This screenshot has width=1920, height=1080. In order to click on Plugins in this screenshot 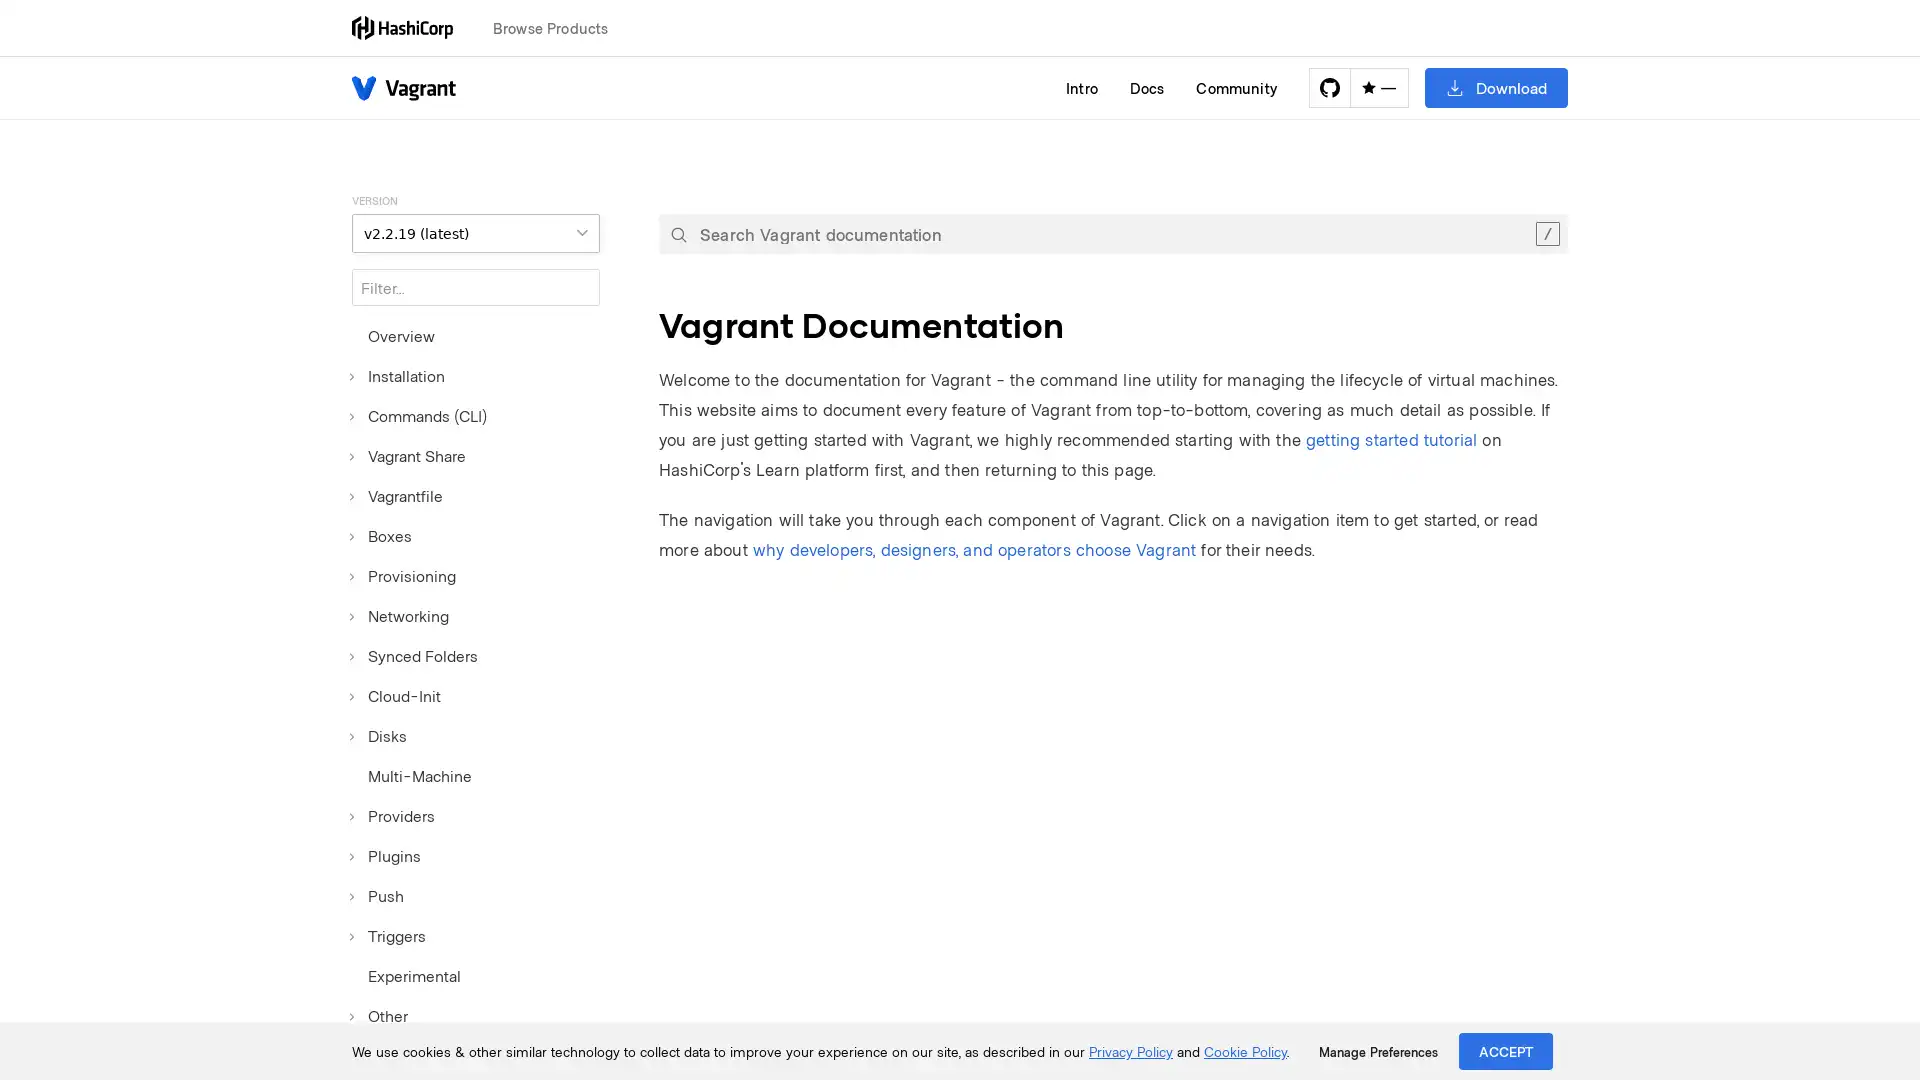, I will do `click(386, 855)`.